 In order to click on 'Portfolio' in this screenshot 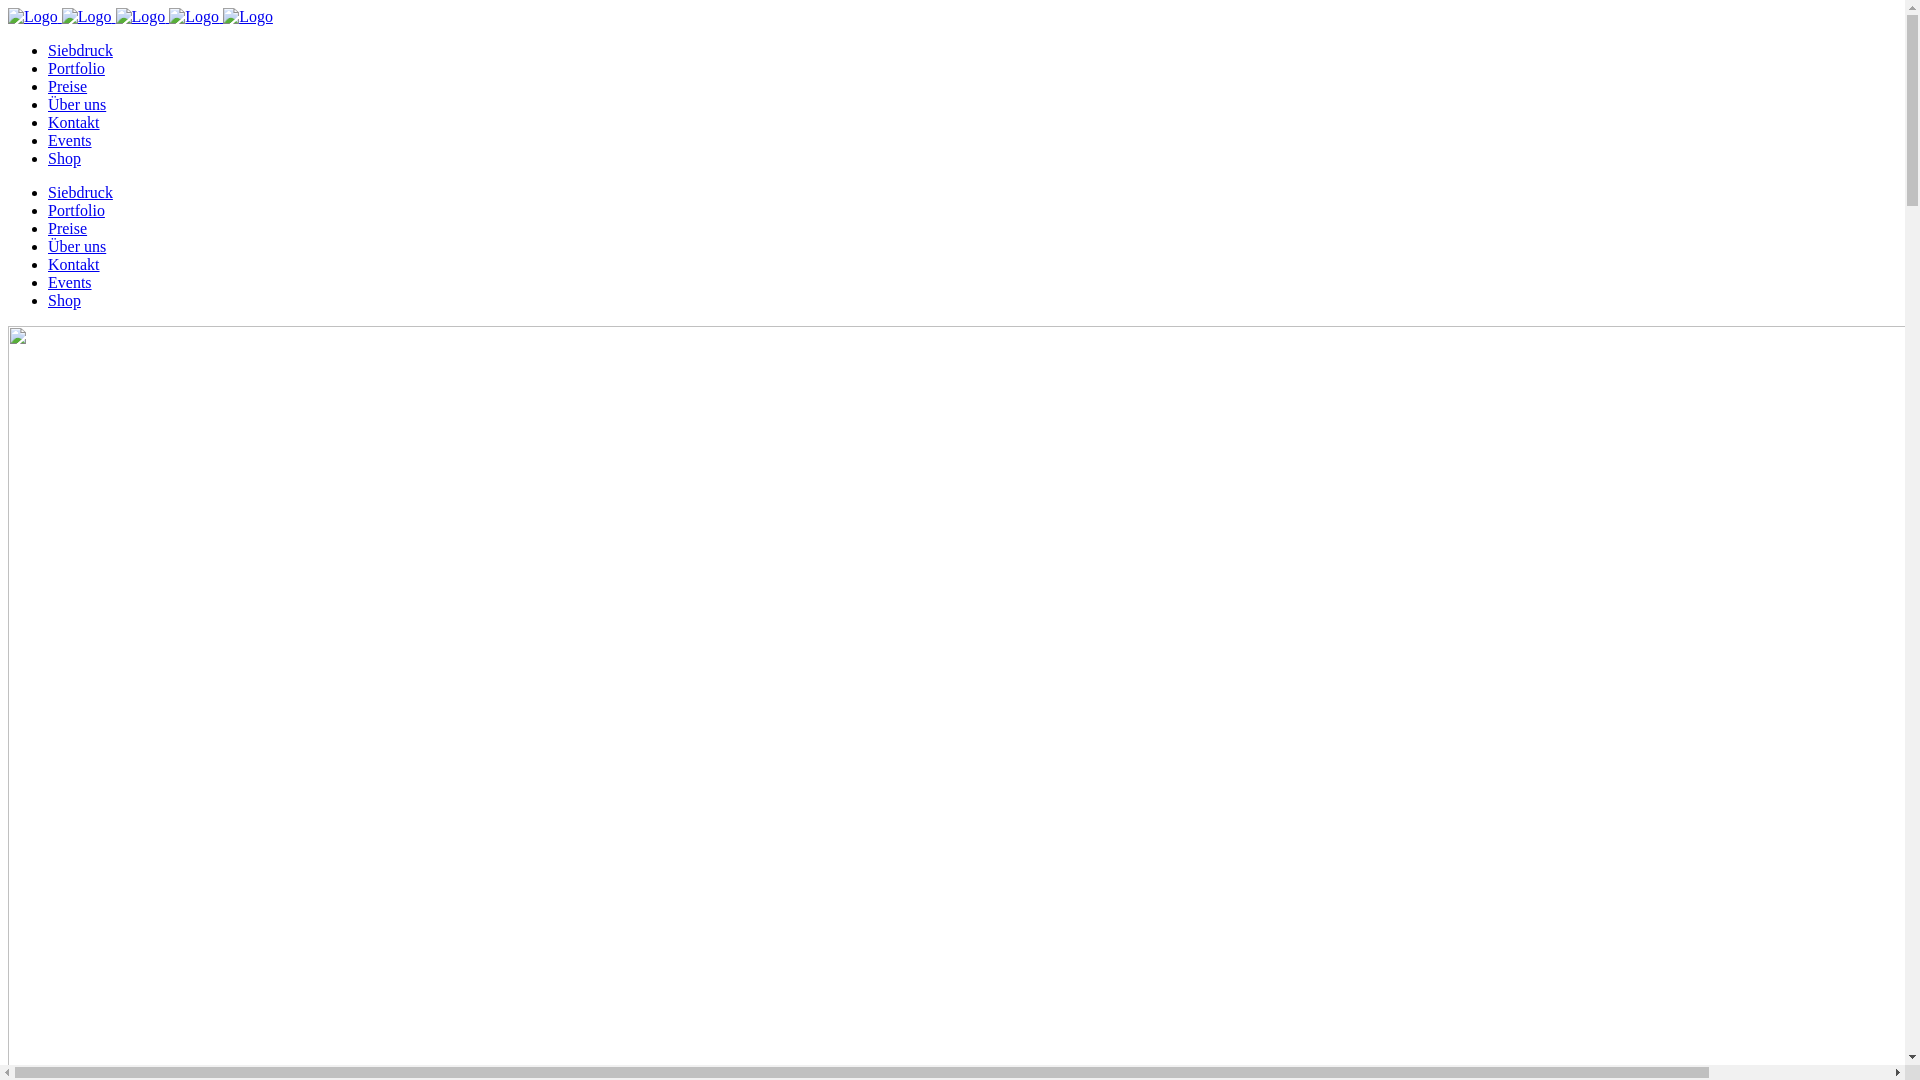, I will do `click(76, 210)`.